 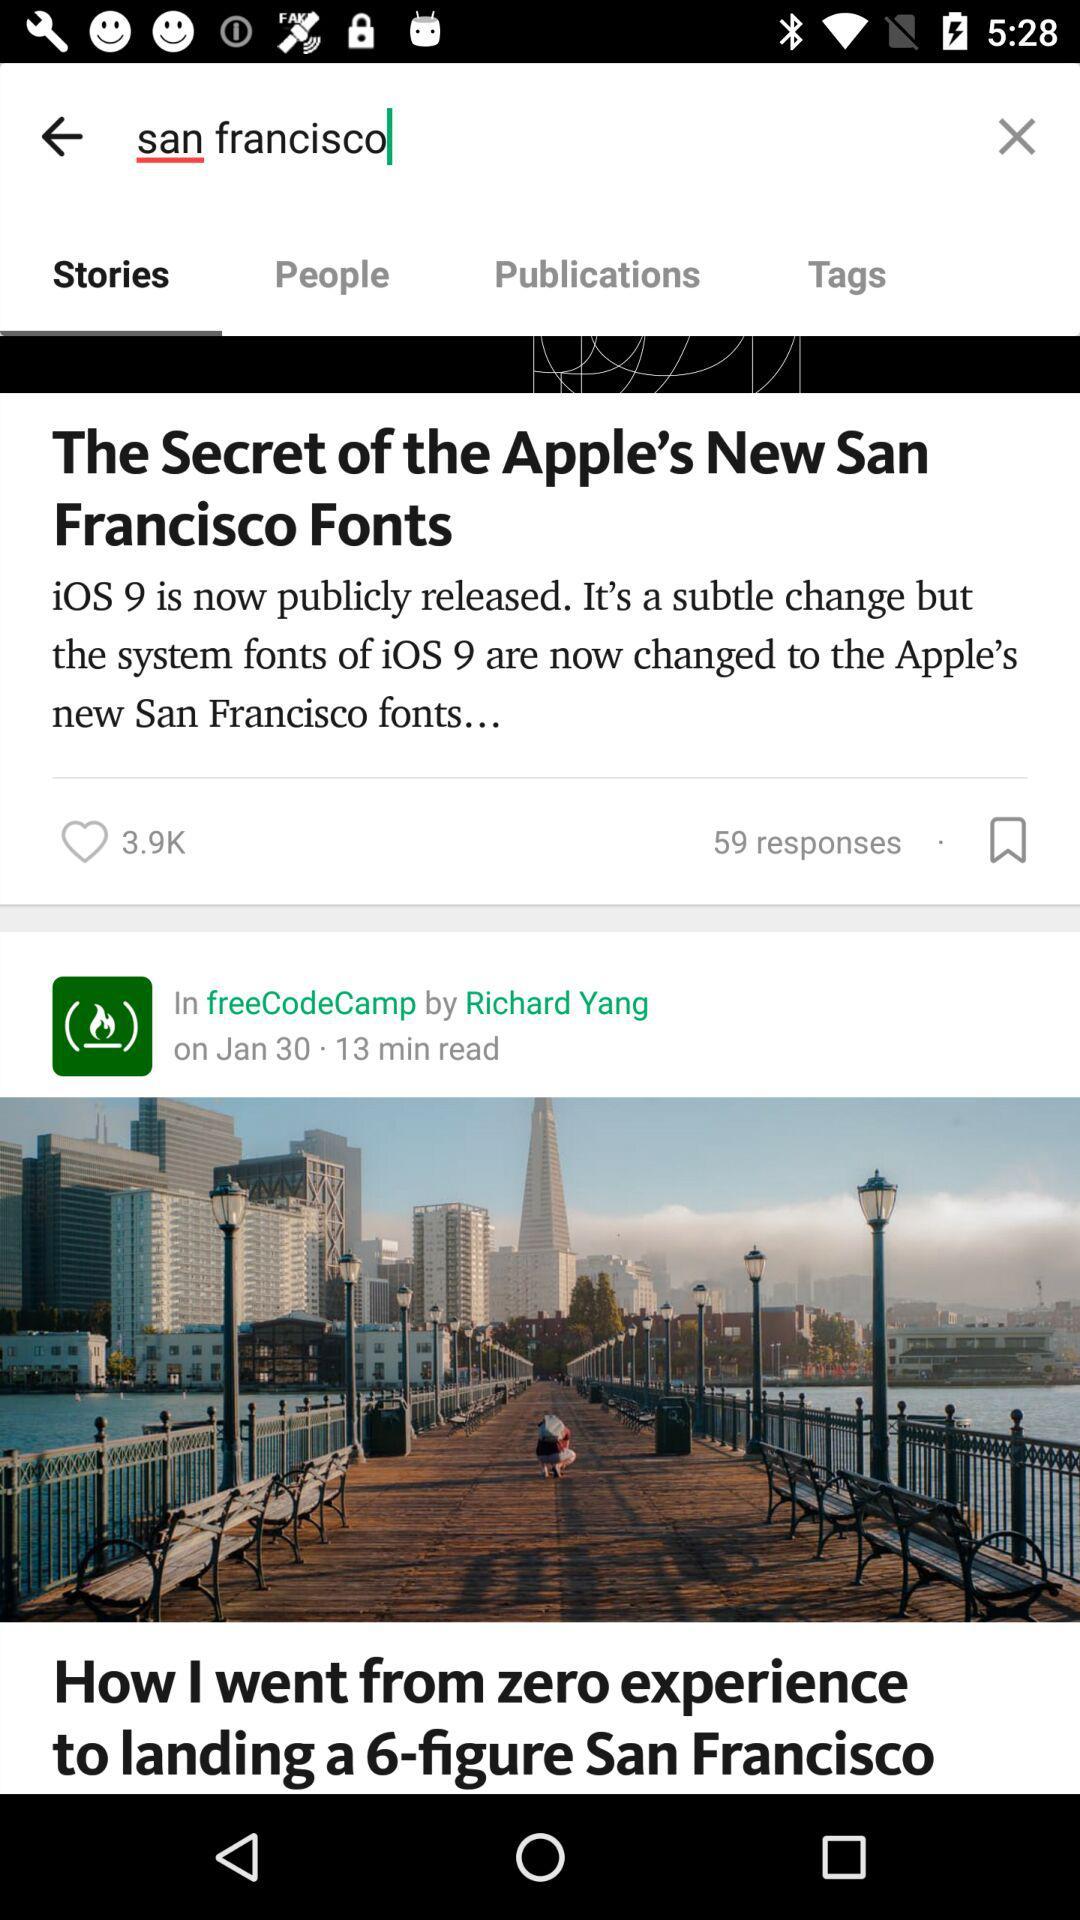 I want to click on the clear button, so click(x=1017, y=135).